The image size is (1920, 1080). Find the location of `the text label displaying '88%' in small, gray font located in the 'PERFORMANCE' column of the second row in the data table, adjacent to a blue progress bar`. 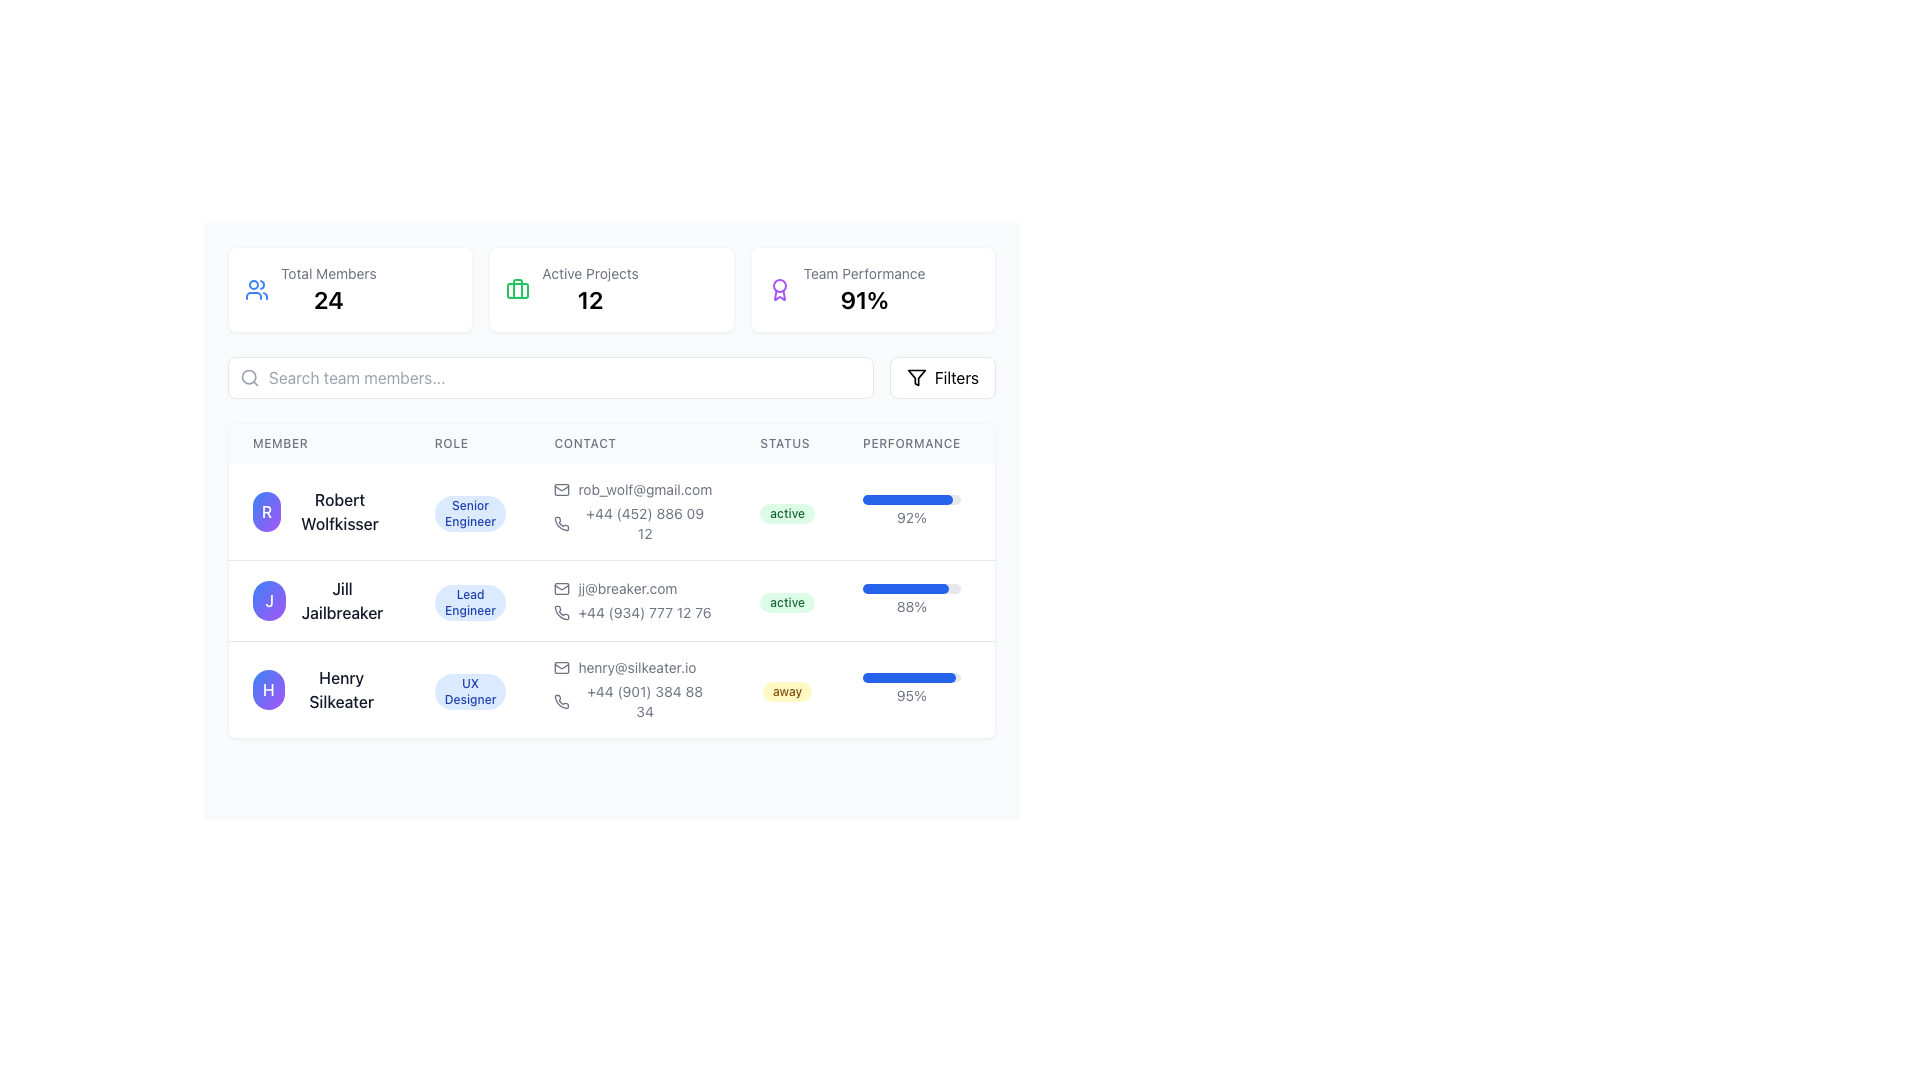

the text label displaying '88%' in small, gray font located in the 'PERFORMANCE' column of the second row in the data table, adjacent to a blue progress bar is located at coordinates (911, 605).